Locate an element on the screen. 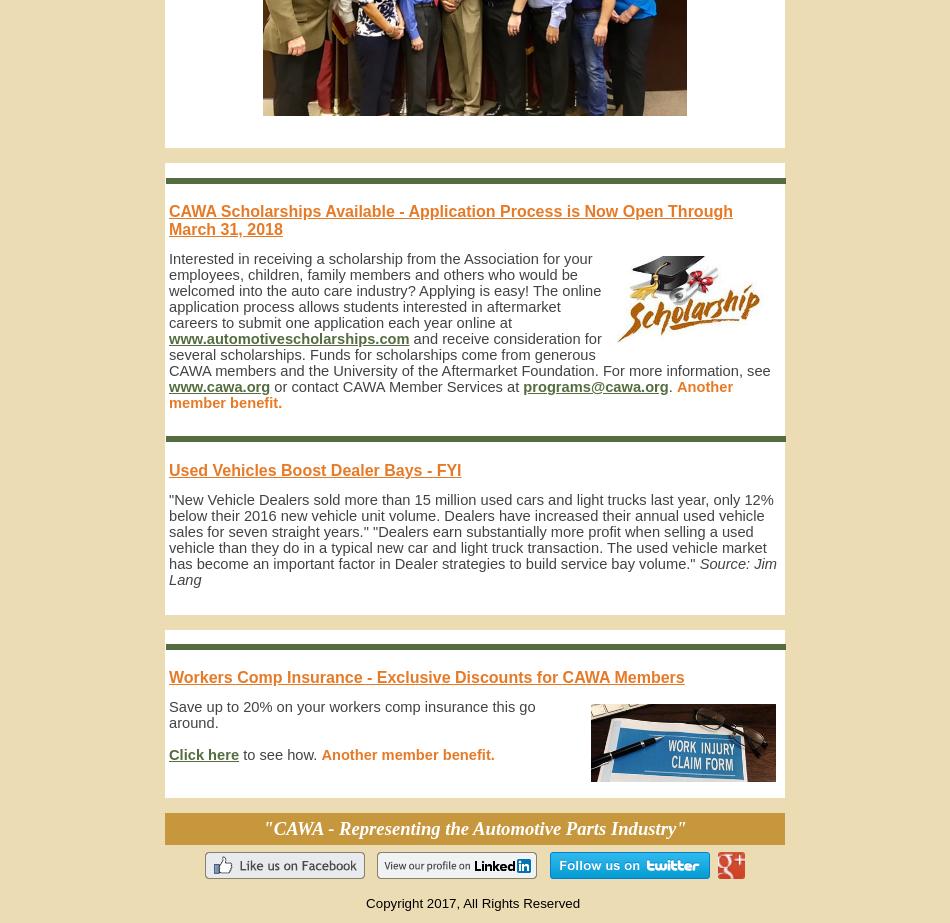  'Copyright 2017, All Rights Reserved' is located at coordinates (473, 902).